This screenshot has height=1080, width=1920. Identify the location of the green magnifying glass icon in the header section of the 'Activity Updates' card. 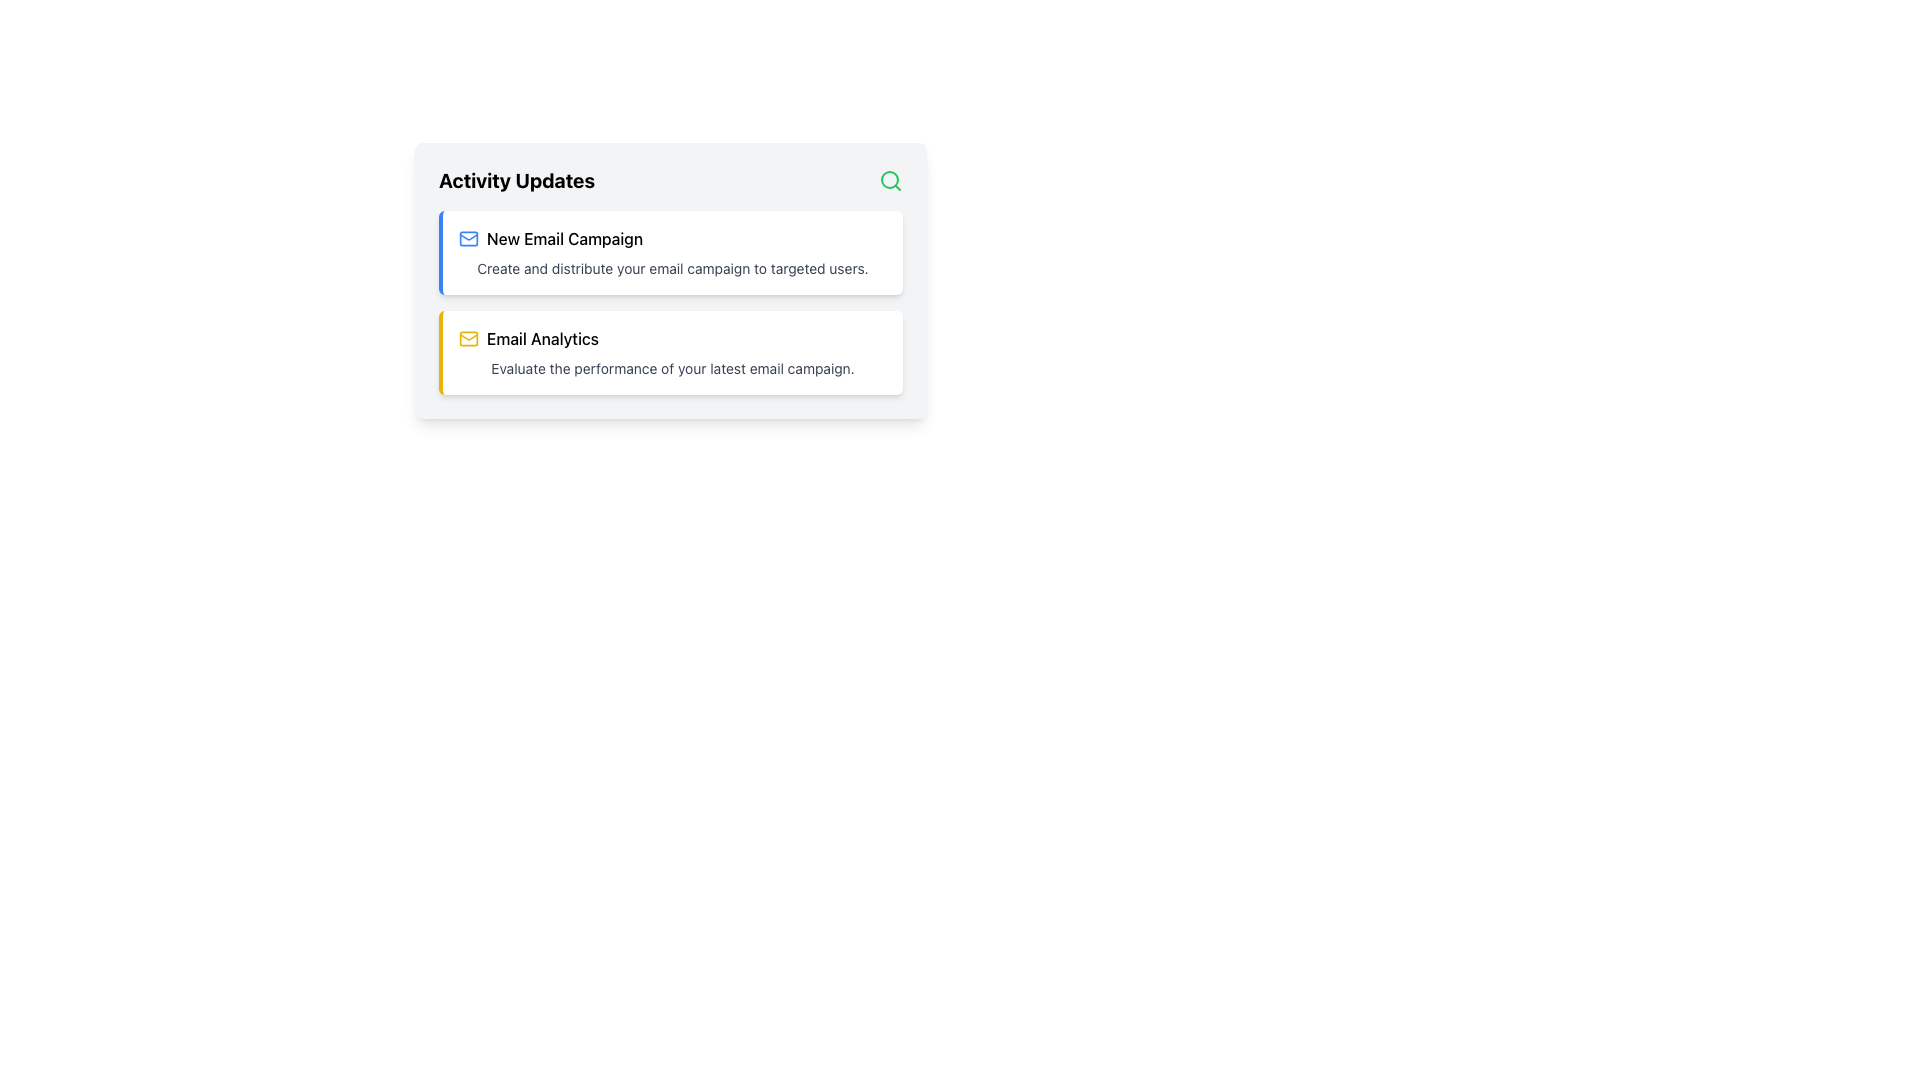
(890, 181).